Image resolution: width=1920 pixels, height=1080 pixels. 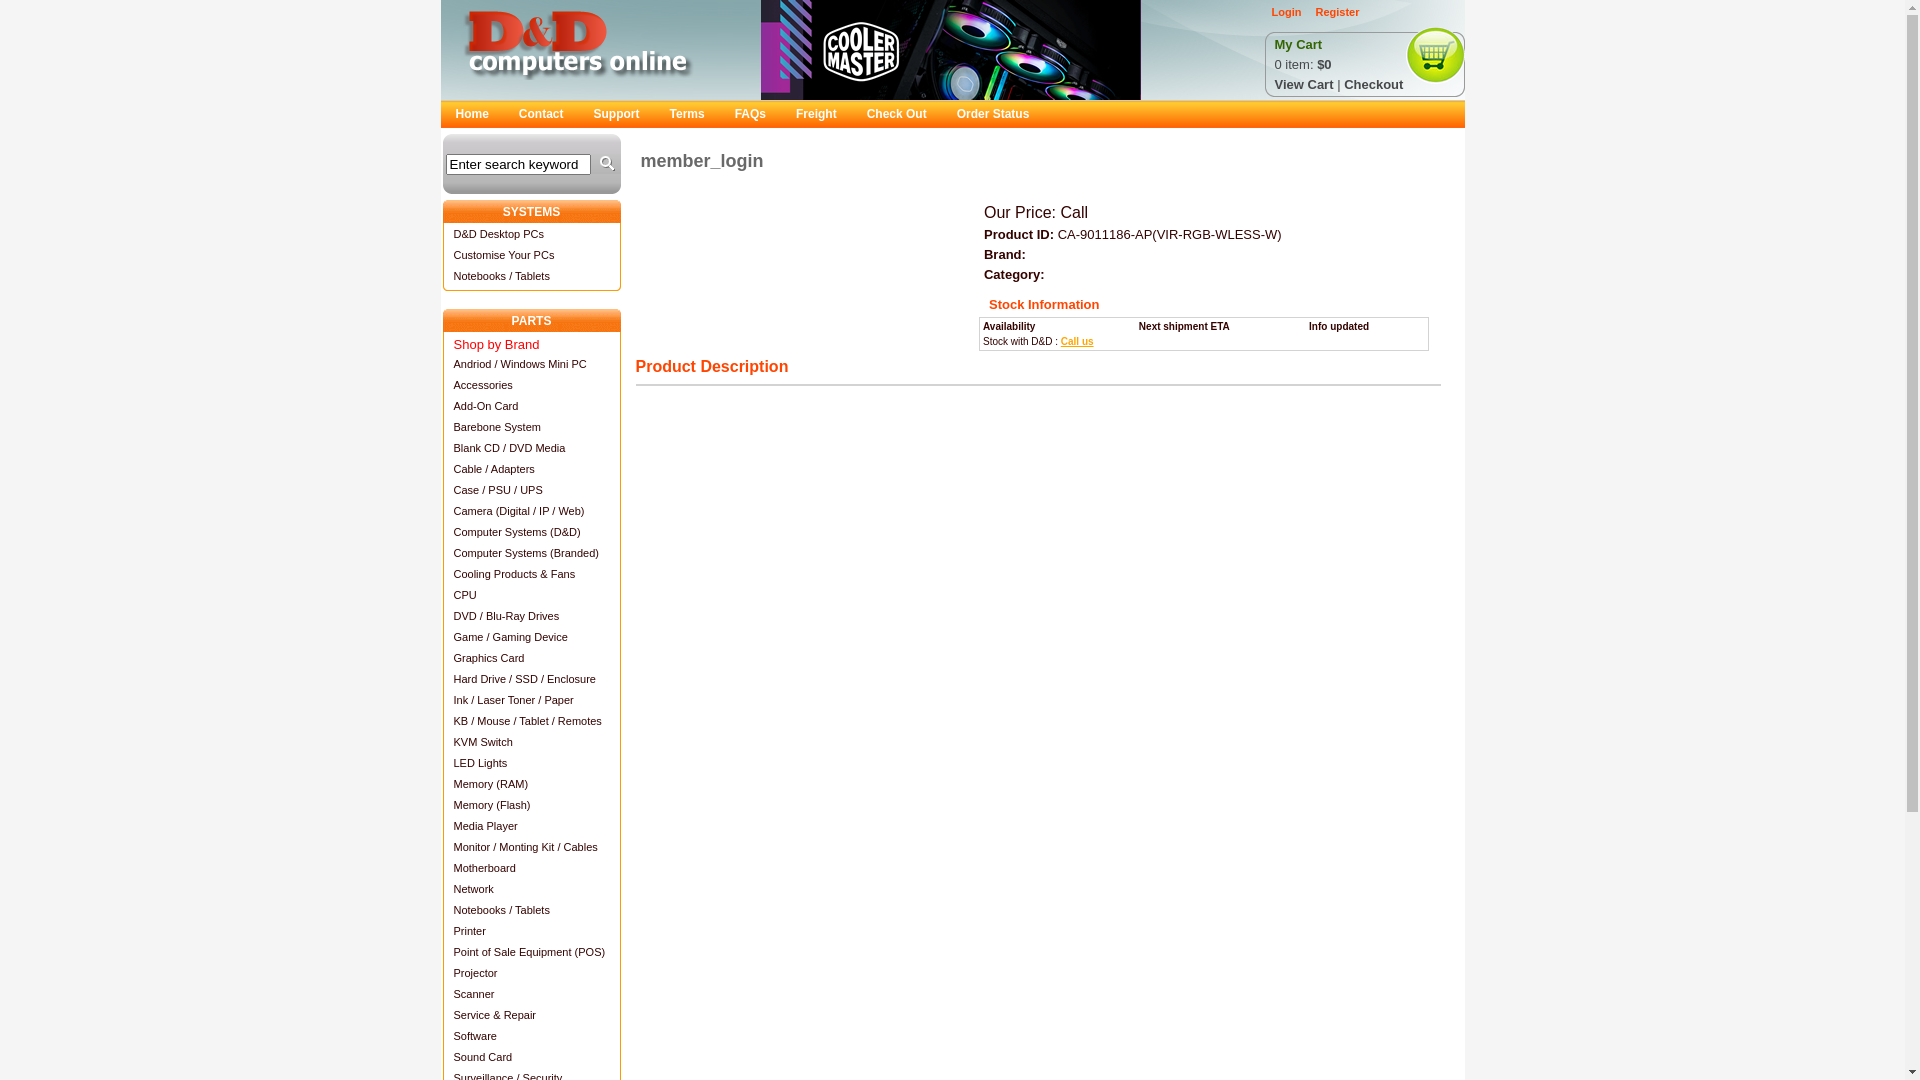 What do you see at coordinates (531, 468) in the screenshot?
I see `'Cable / Adapters'` at bounding box center [531, 468].